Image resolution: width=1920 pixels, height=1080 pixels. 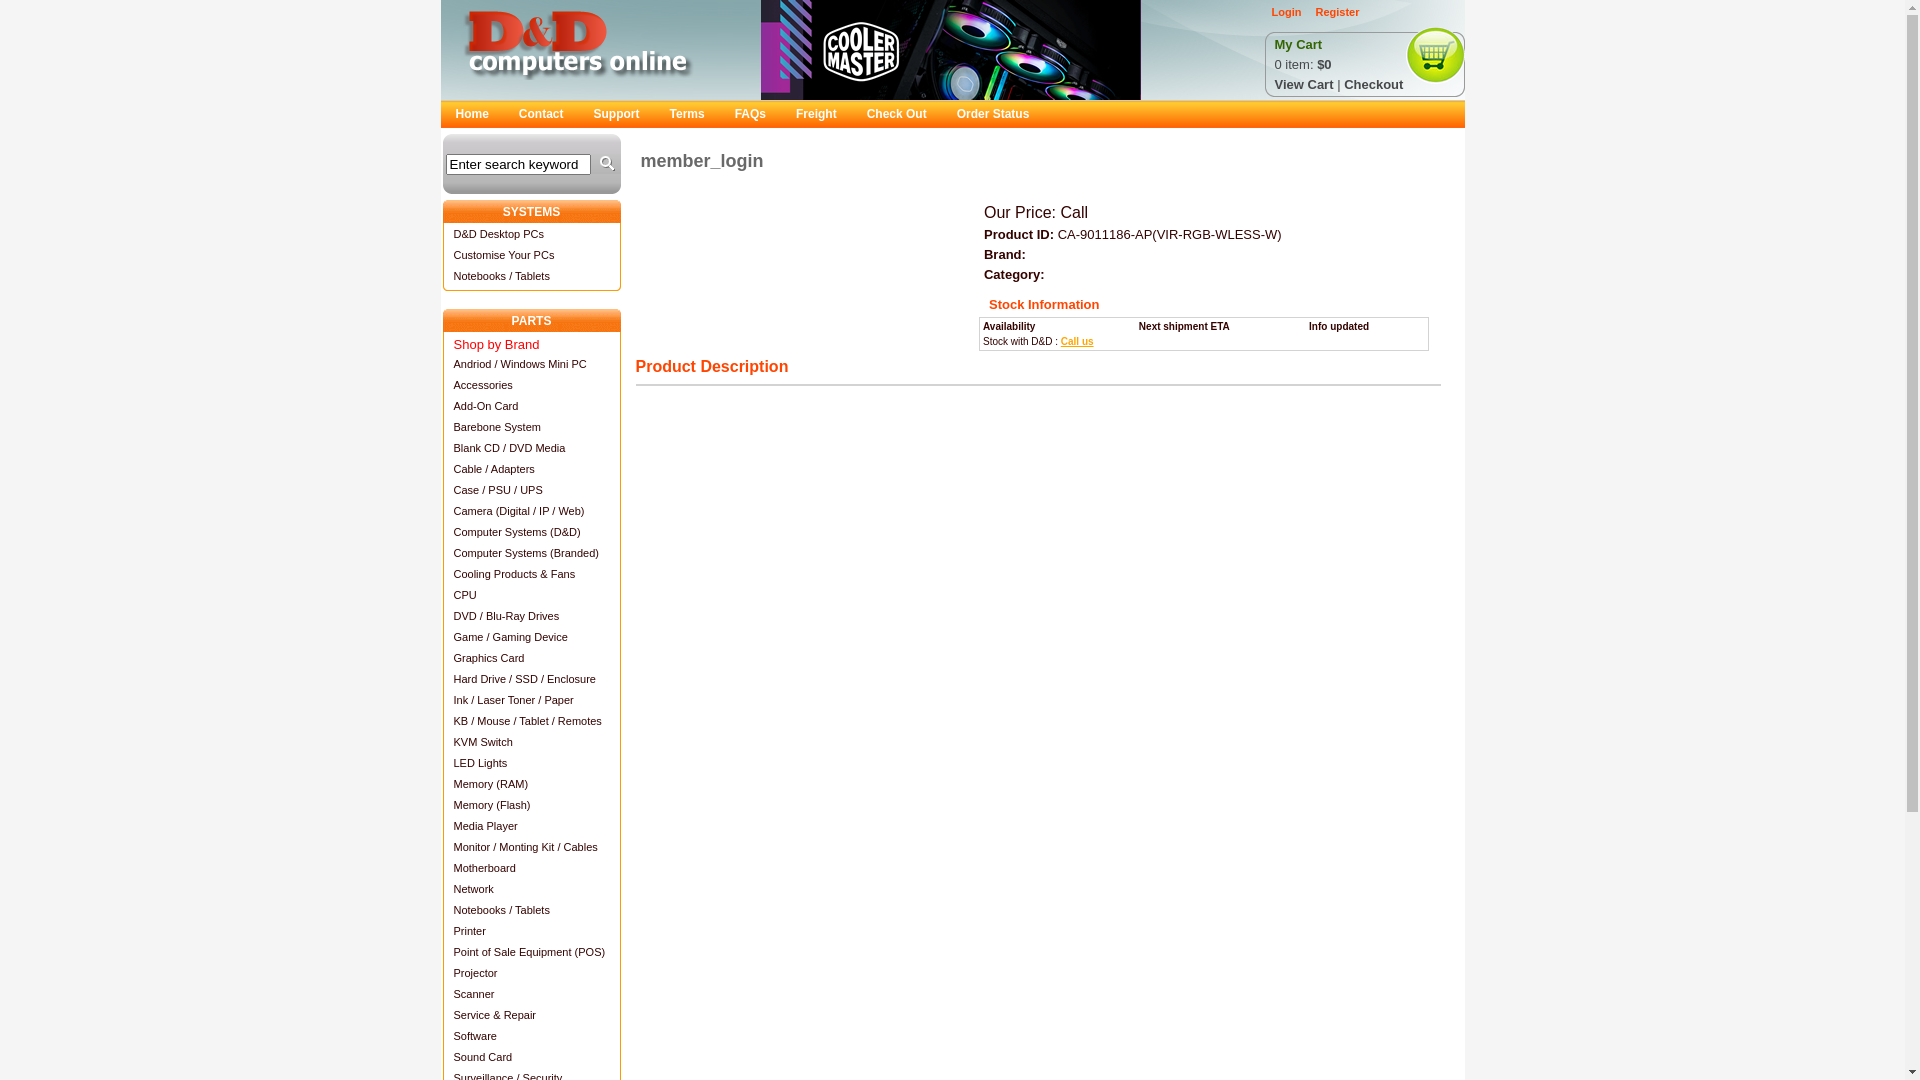 What do you see at coordinates (531, 468) in the screenshot?
I see `'Cable / Adapters'` at bounding box center [531, 468].